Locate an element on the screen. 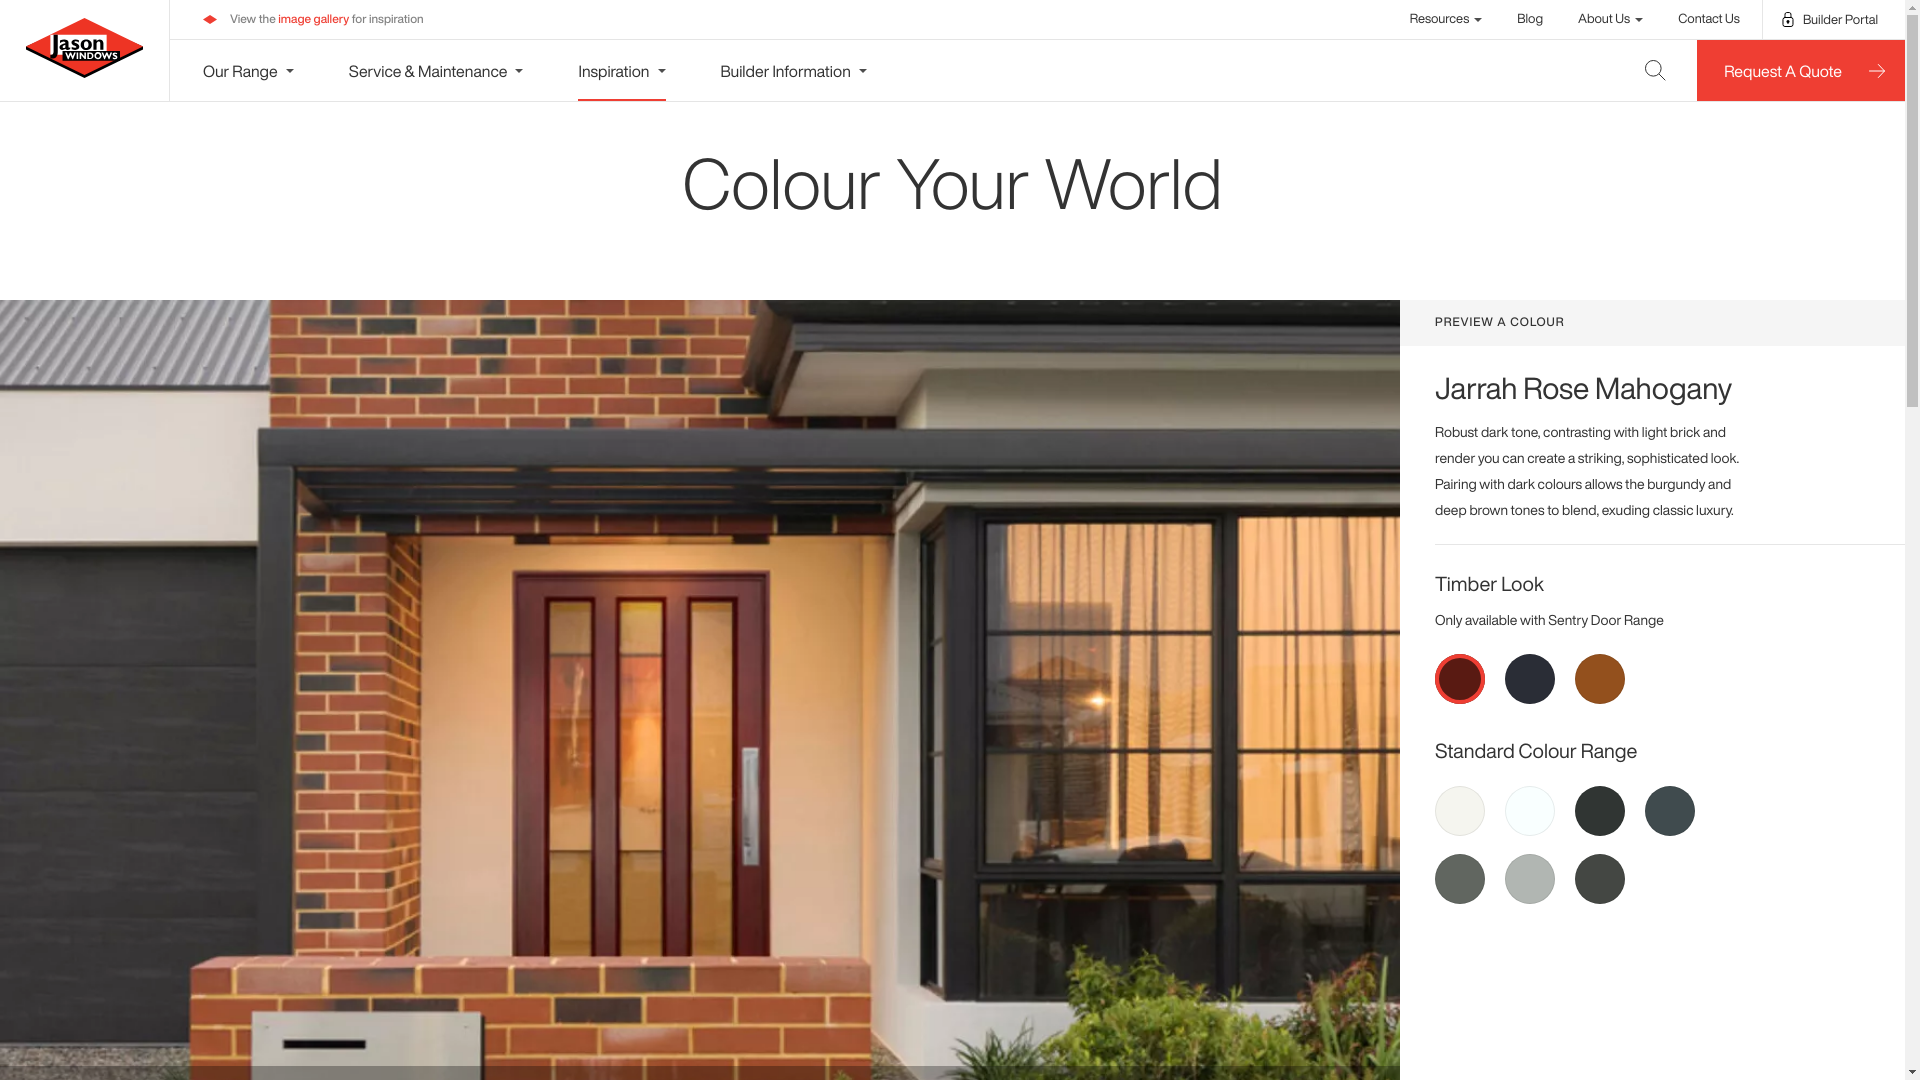  'Expand search bar' is located at coordinates (1625, 69).